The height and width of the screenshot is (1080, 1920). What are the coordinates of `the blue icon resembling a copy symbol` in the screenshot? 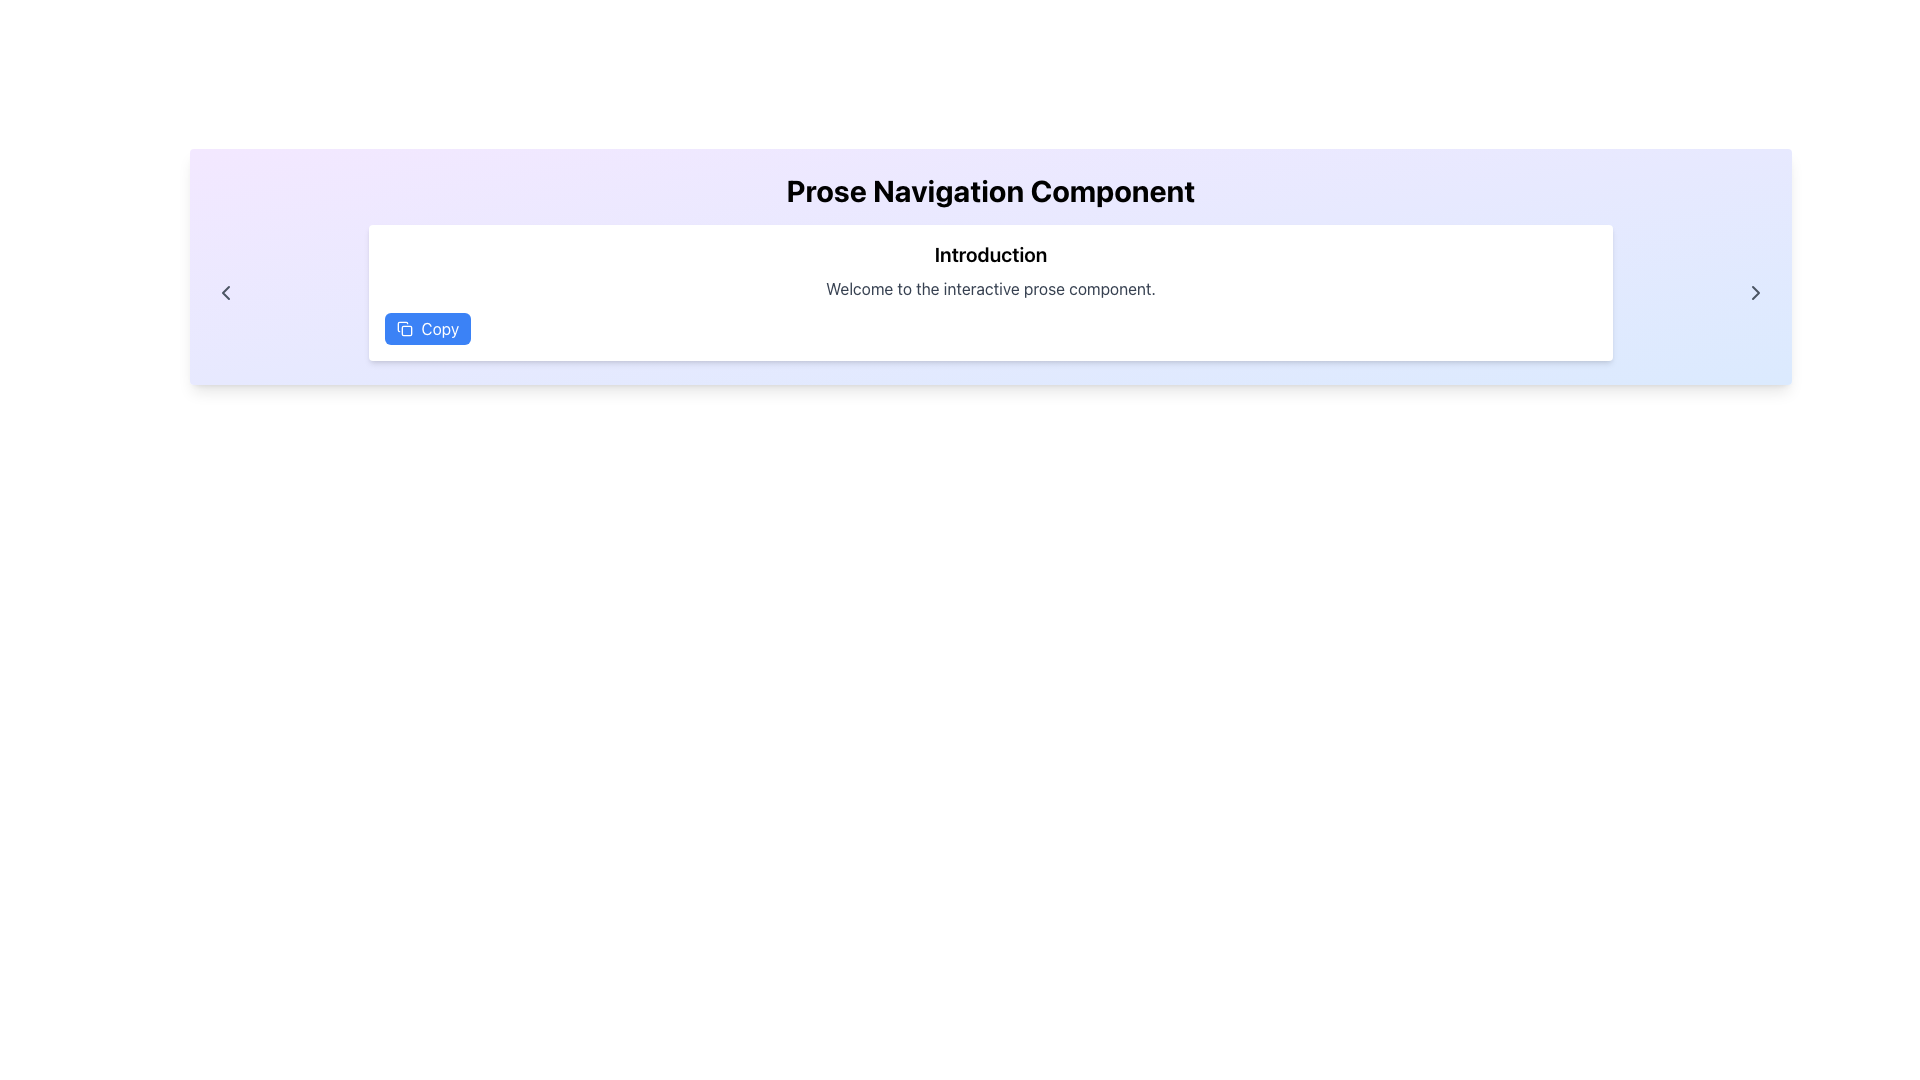 It's located at (404, 327).